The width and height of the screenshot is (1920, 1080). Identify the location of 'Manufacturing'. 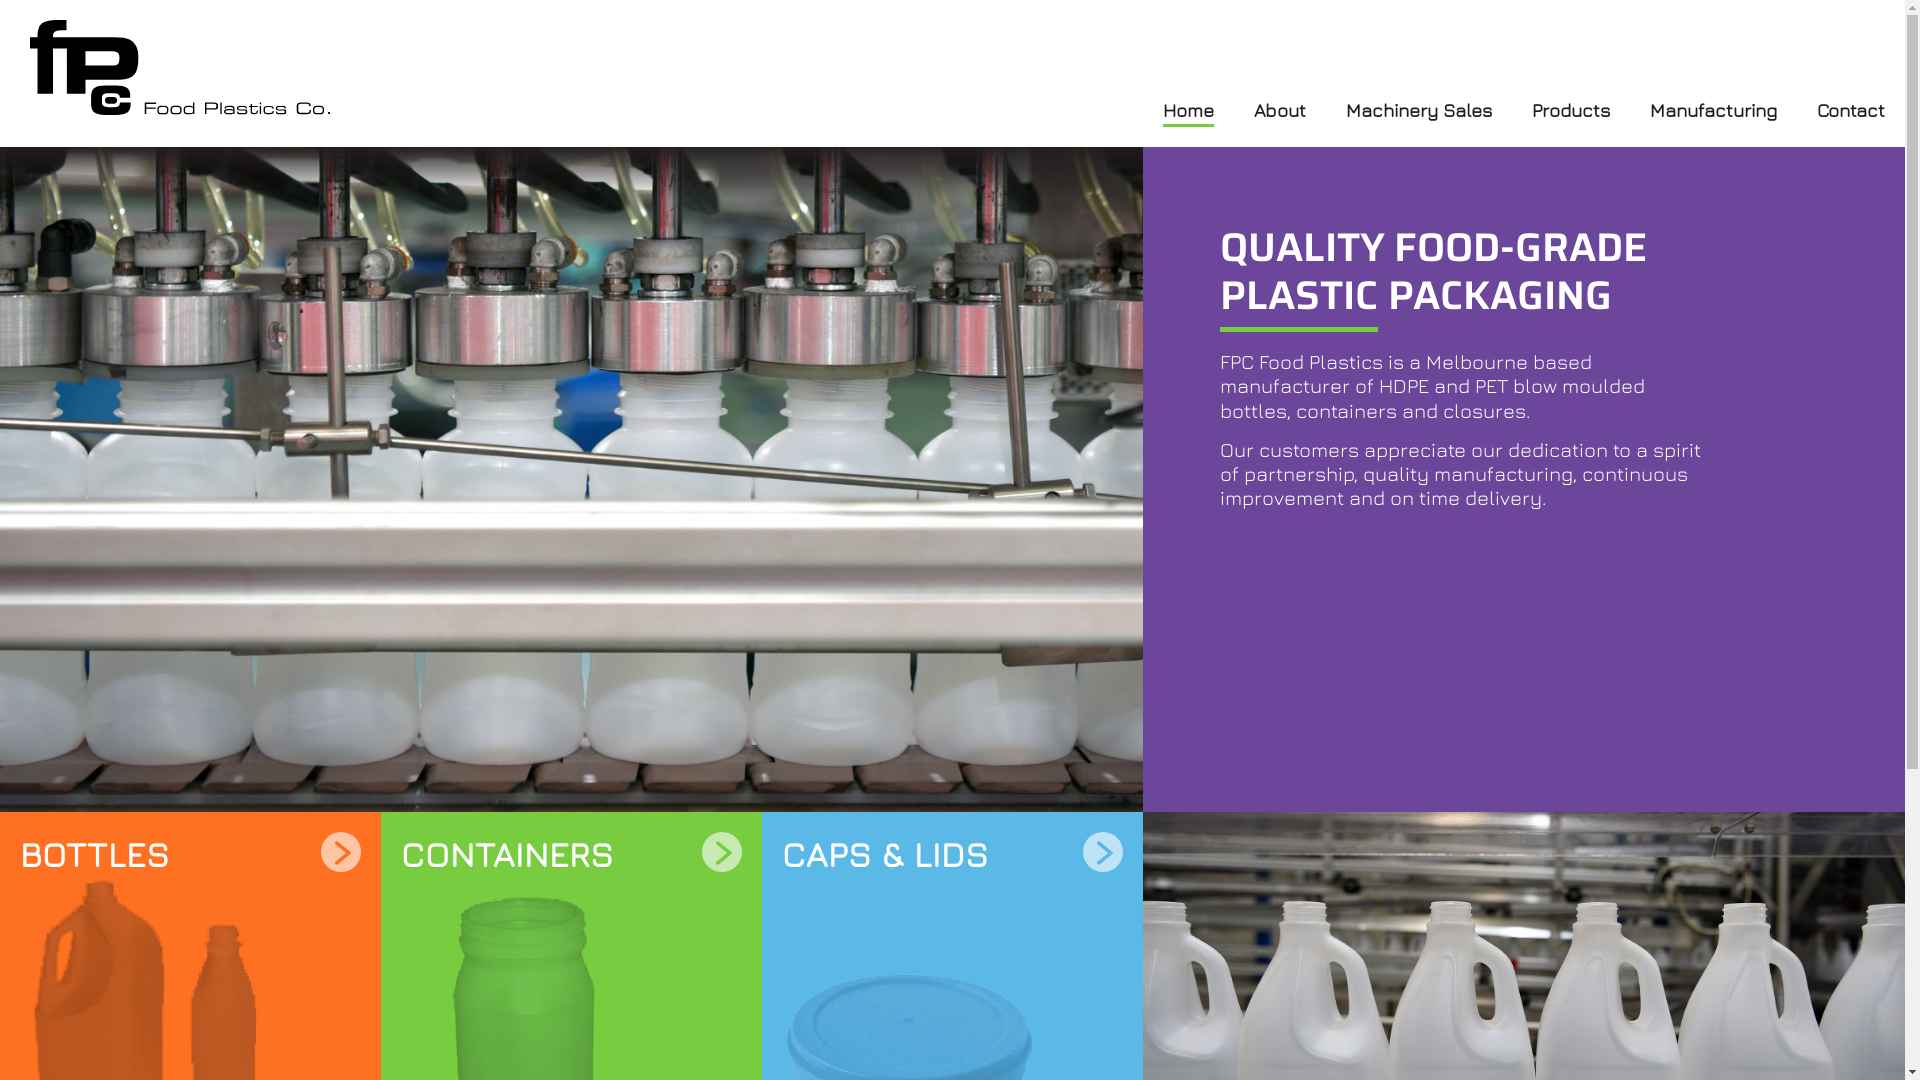
(1712, 111).